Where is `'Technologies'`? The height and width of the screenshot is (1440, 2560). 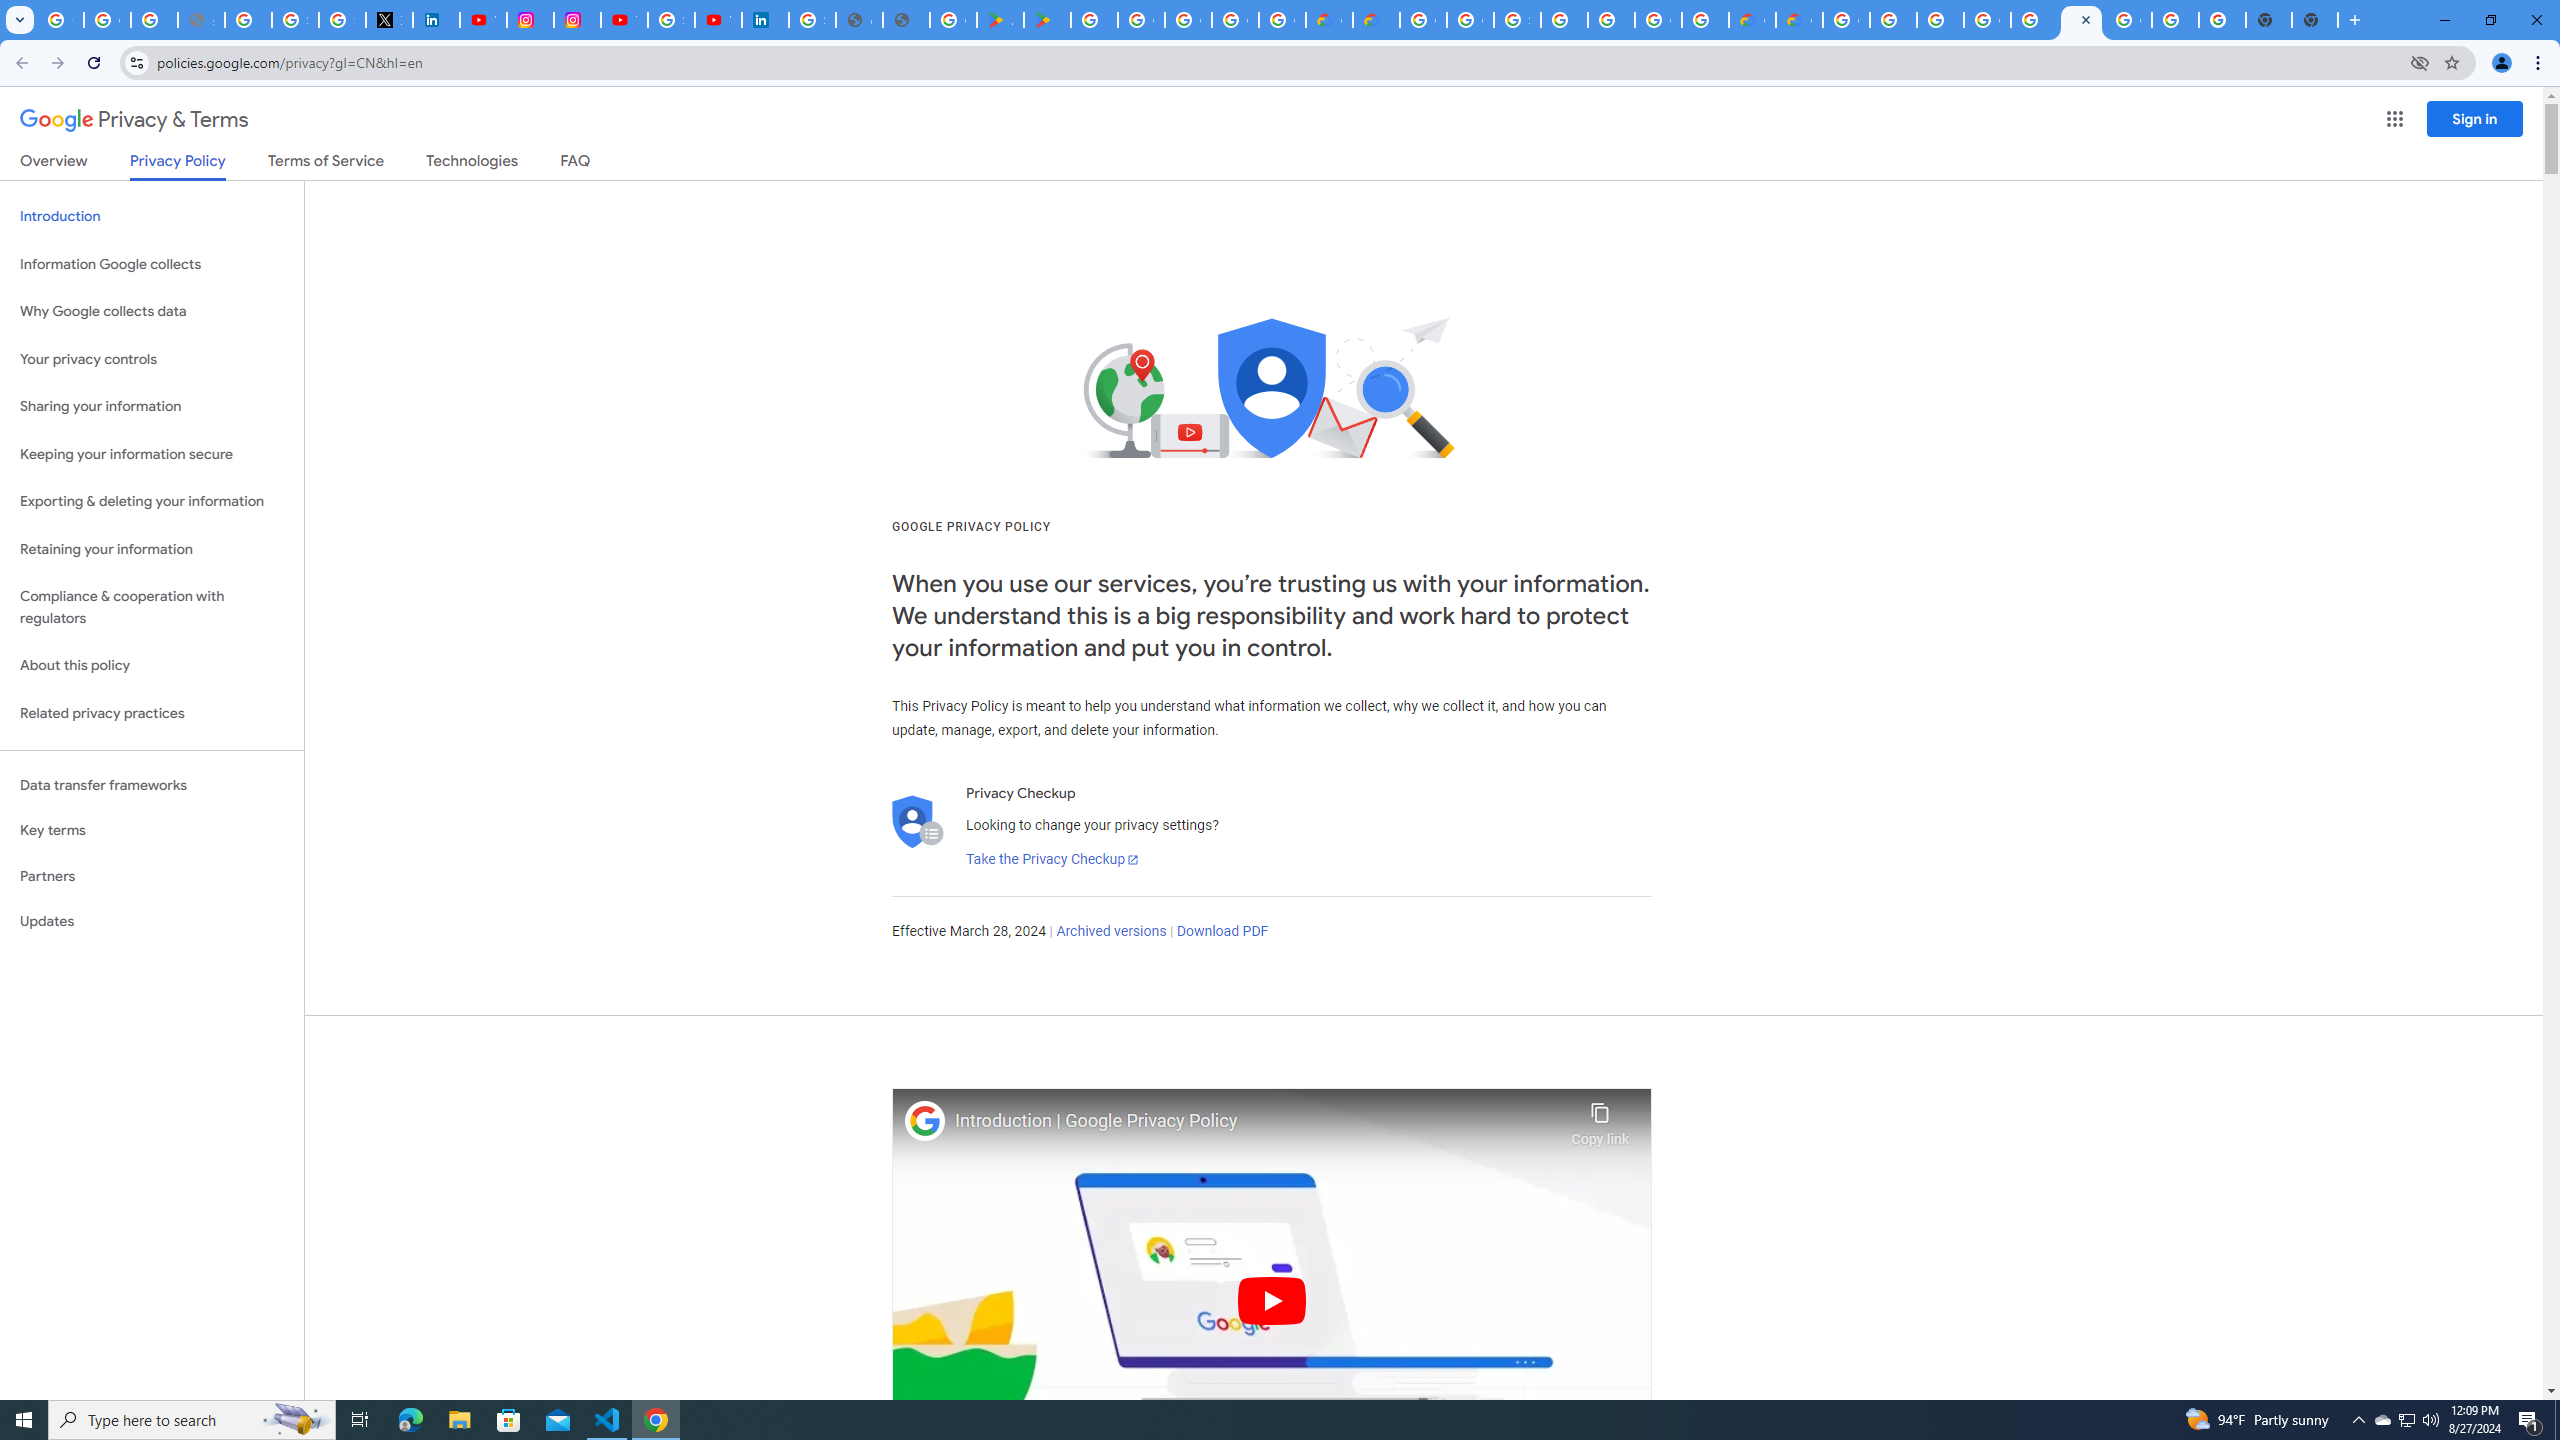 'Technologies' is located at coordinates (472, 164).